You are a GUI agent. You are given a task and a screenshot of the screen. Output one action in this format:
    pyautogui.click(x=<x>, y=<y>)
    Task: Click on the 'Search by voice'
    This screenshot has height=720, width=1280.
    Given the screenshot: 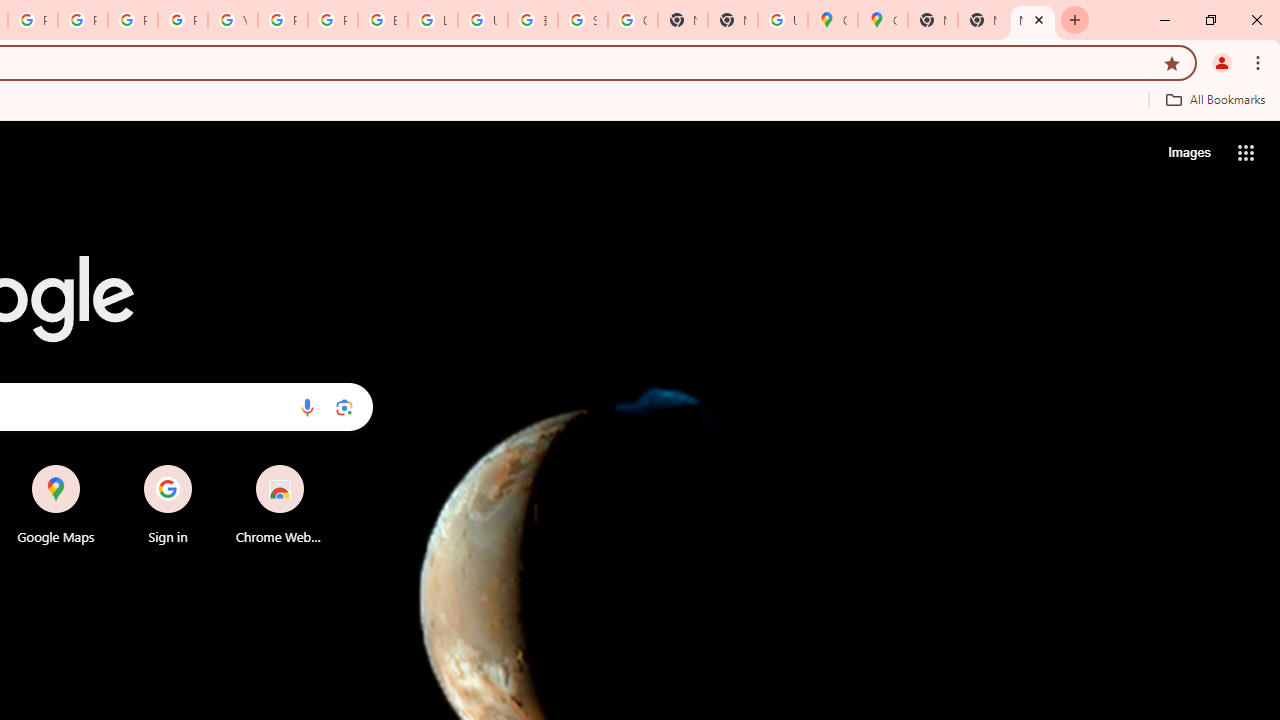 What is the action you would take?
    pyautogui.click(x=306, y=406)
    